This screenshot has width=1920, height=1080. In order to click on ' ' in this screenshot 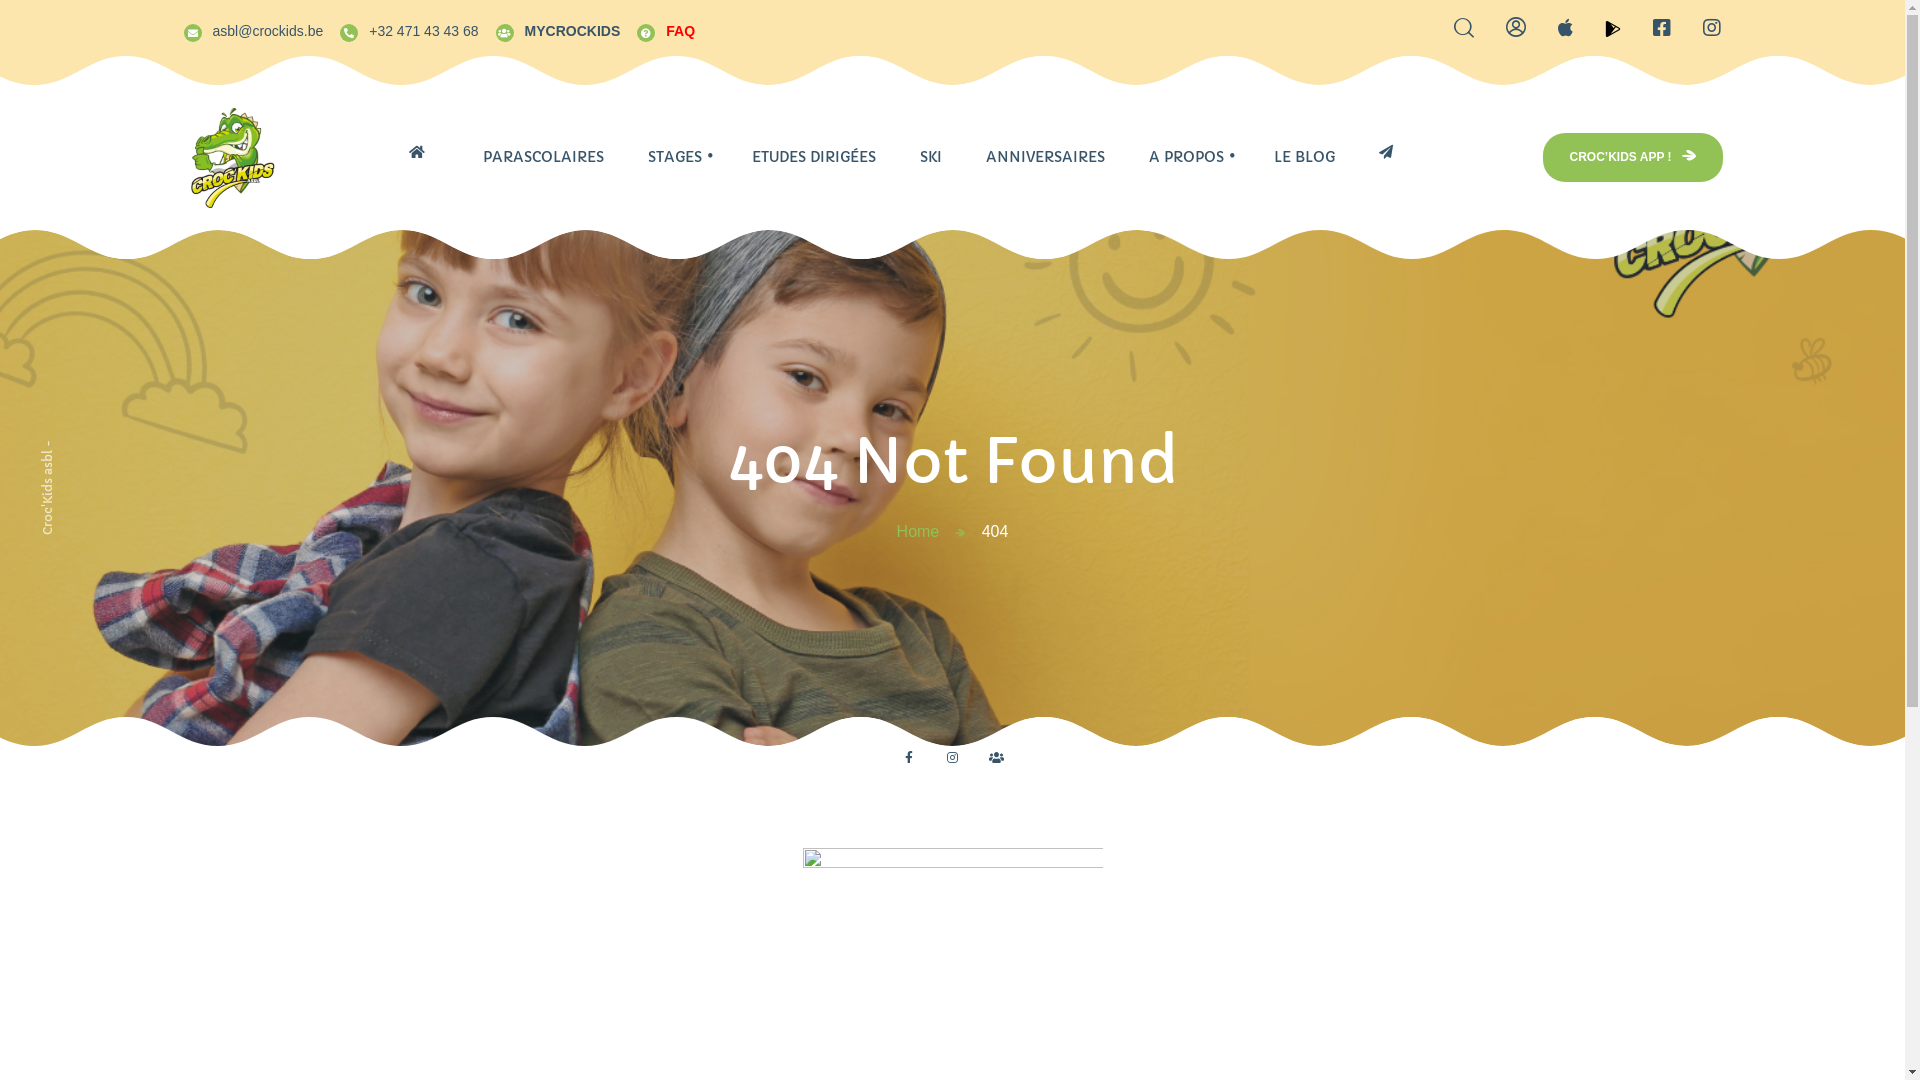, I will do `click(422, 150)`.